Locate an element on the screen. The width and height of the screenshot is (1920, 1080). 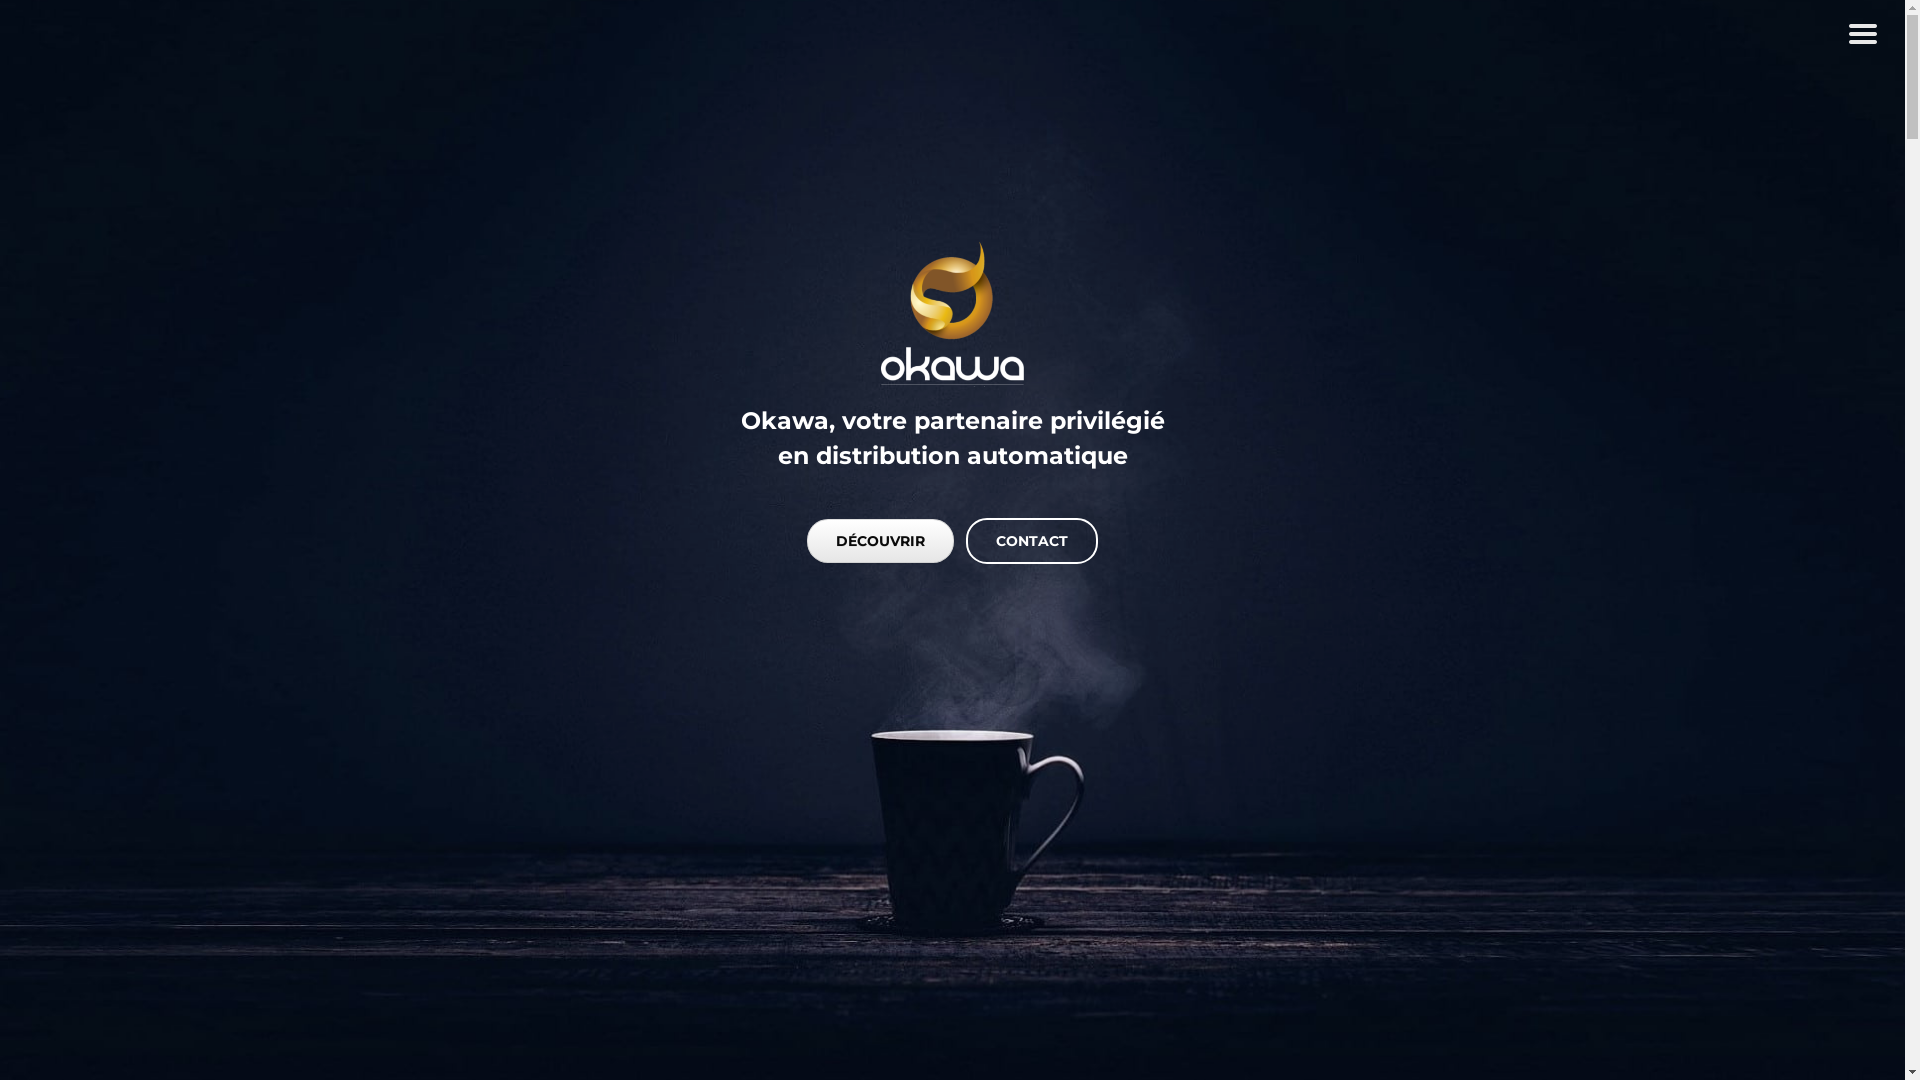
'CONTACT' is located at coordinates (1032, 540).